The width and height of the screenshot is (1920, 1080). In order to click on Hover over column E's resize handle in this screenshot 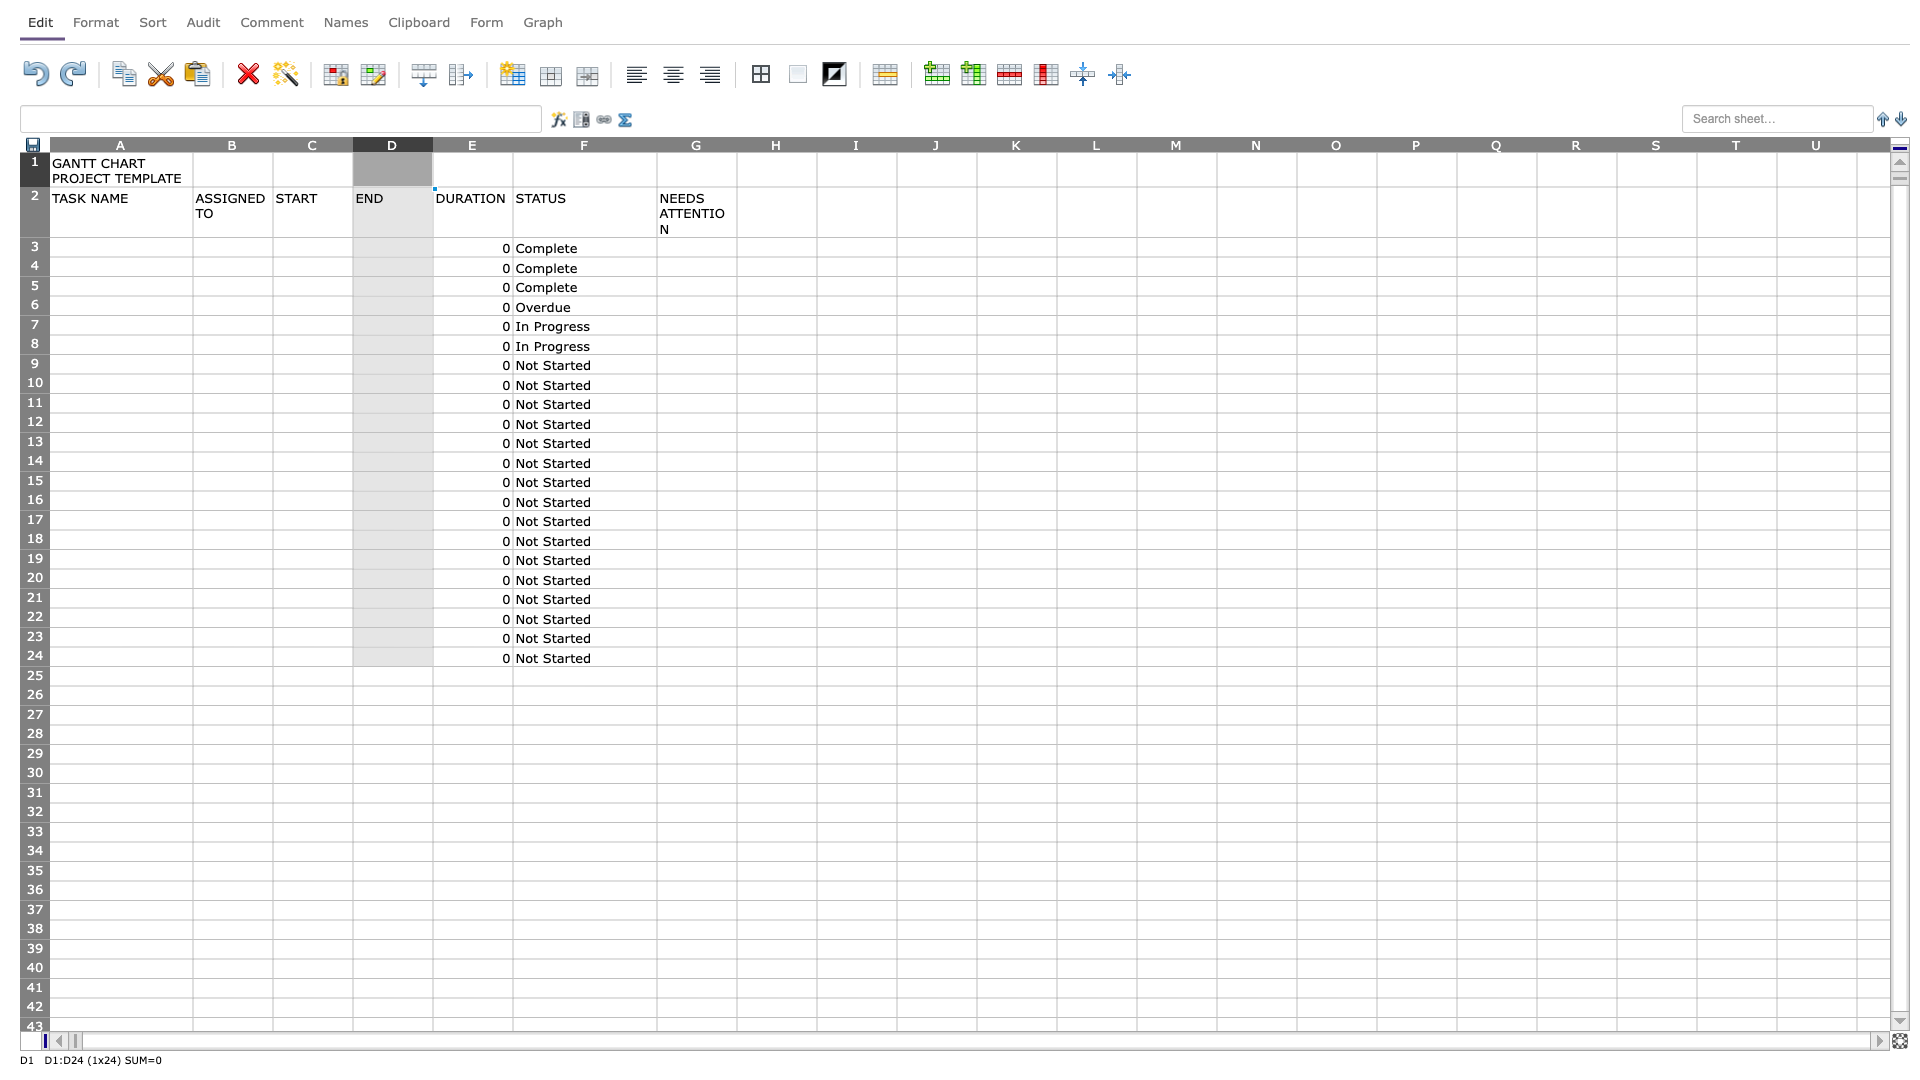, I will do `click(513, 143)`.